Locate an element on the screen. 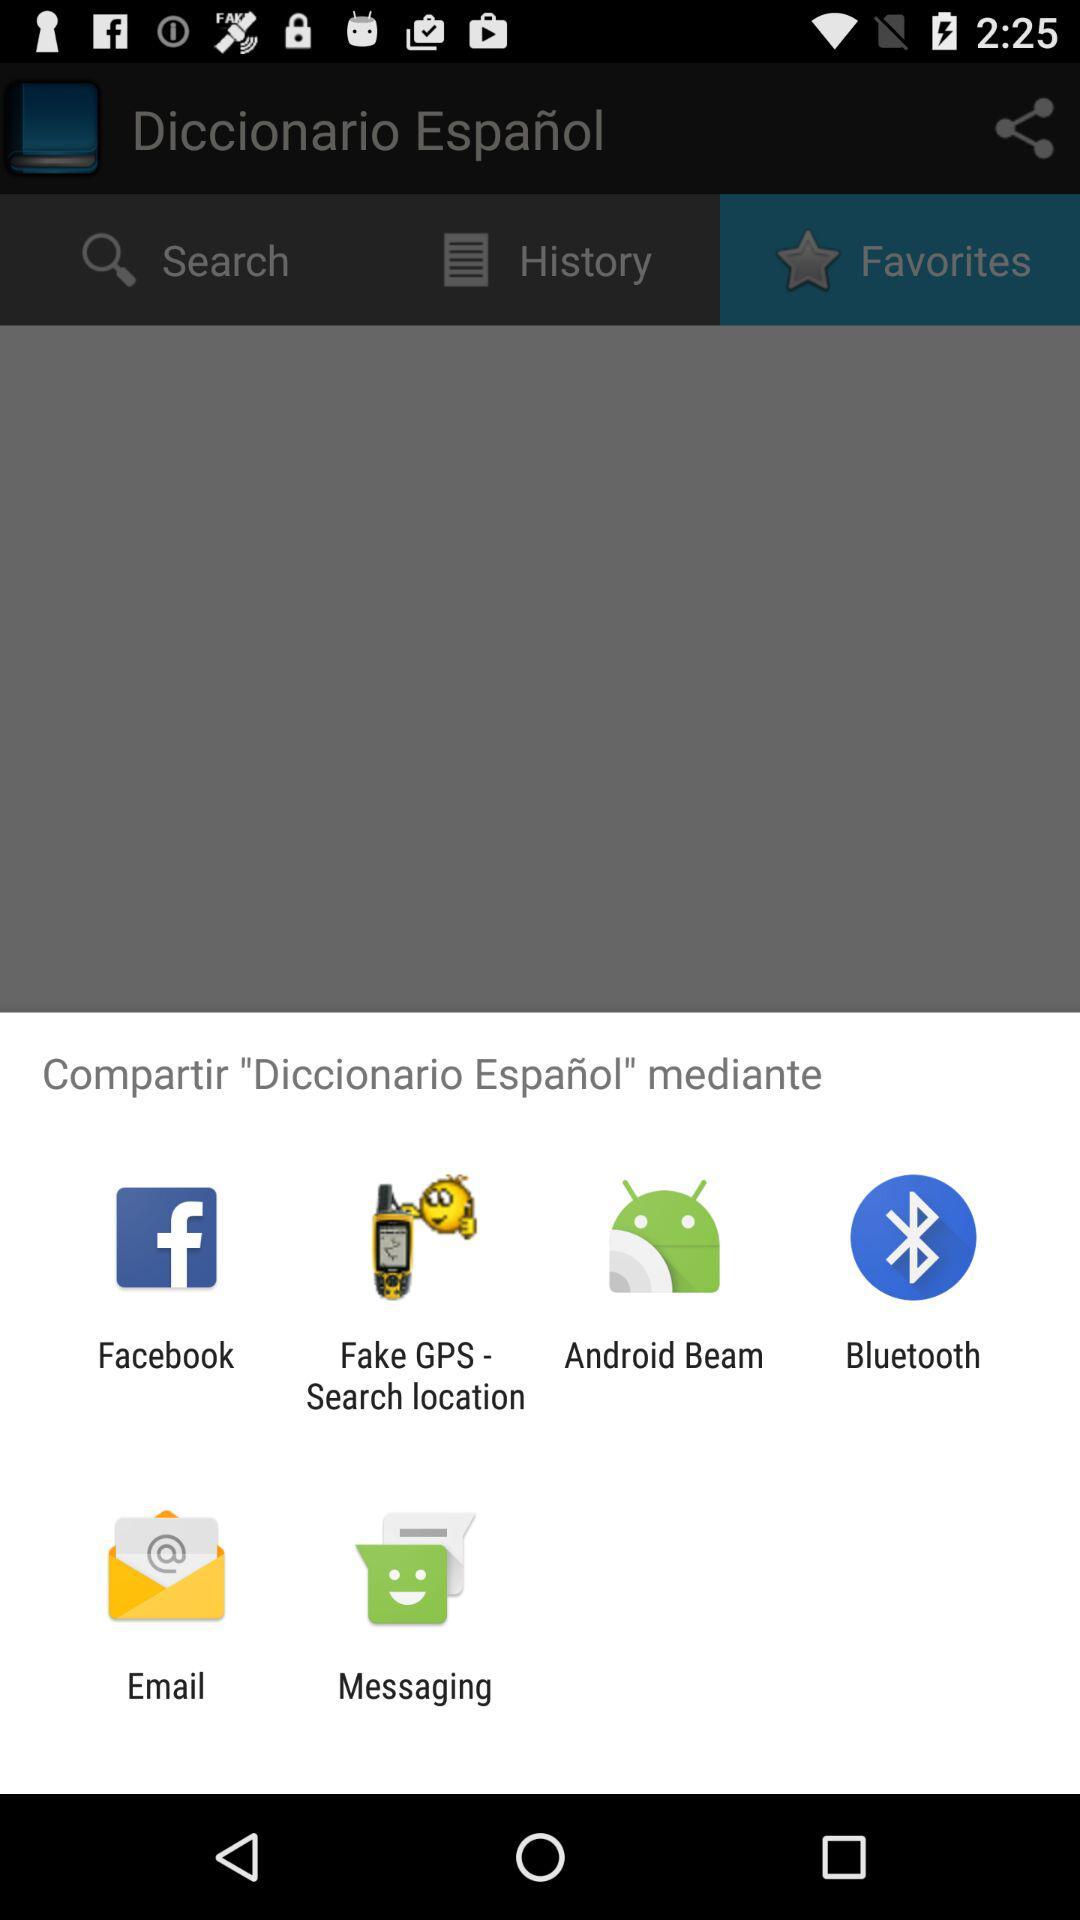 Image resolution: width=1080 pixels, height=1920 pixels. the item to the right of fake gps search icon is located at coordinates (664, 1374).